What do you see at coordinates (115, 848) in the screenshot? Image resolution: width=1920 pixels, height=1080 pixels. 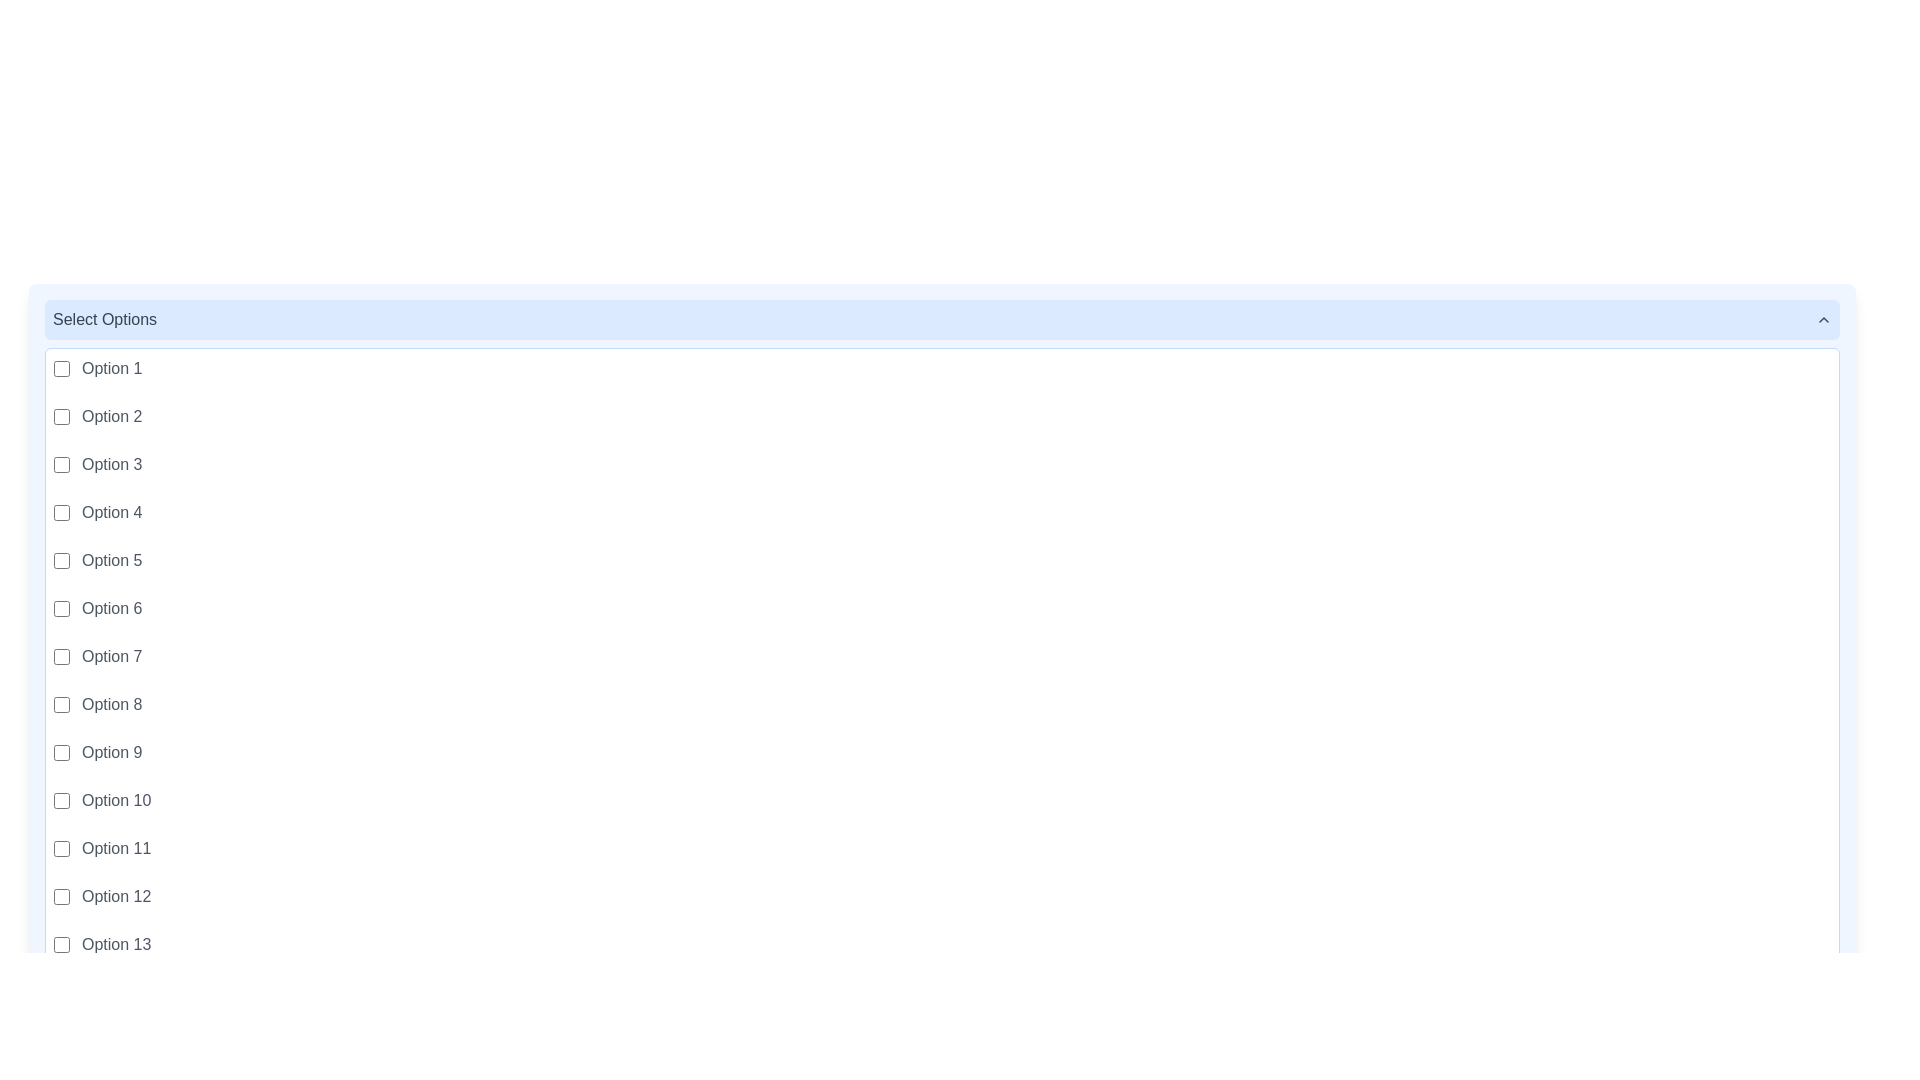 I see `the text label displaying 'Option 11', which is styled in gray and located to the right of a checkbox in a vertical list of options` at bounding box center [115, 848].